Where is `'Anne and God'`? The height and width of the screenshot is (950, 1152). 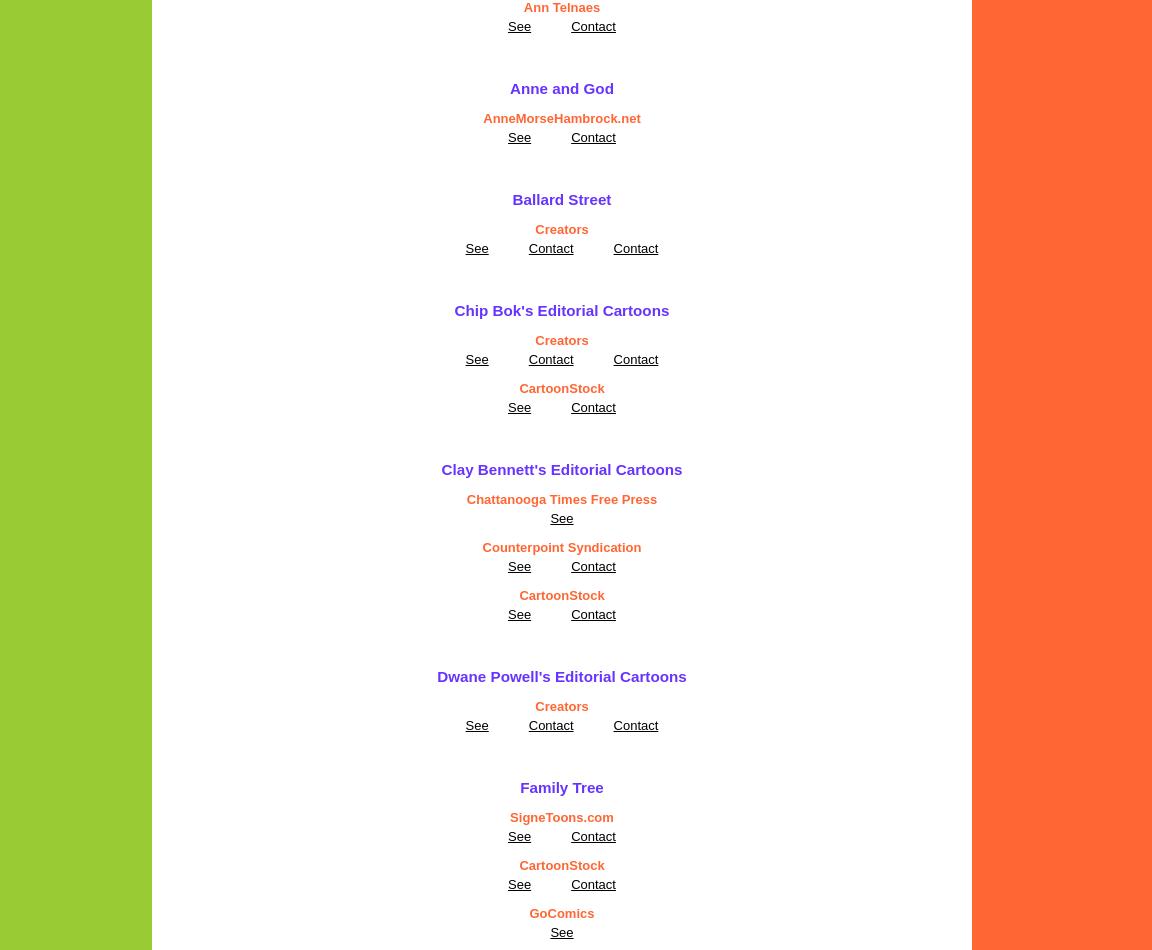 'Anne and God' is located at coordinates (561, 88).